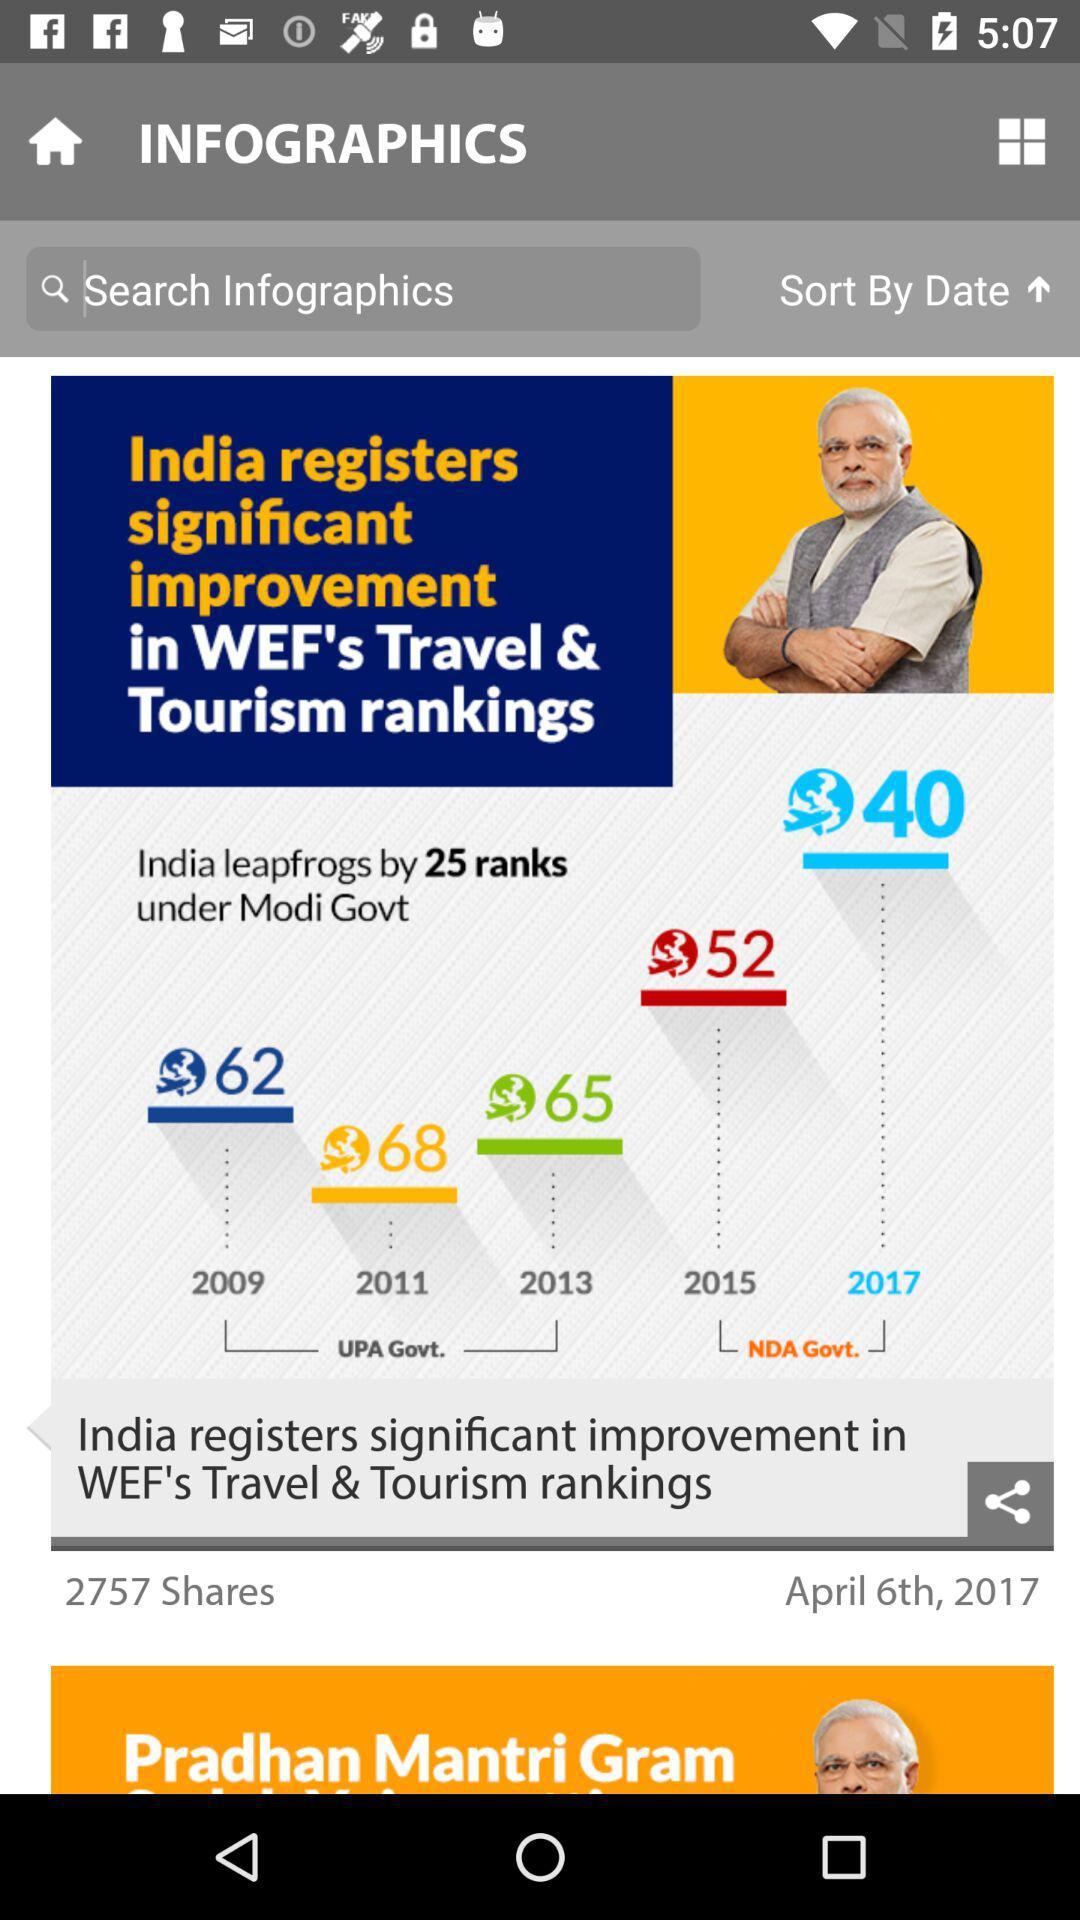  Describe the element at coordinates (912, 1588) in the screenshot. I see `item next to the 2757 shares icon` at that location.